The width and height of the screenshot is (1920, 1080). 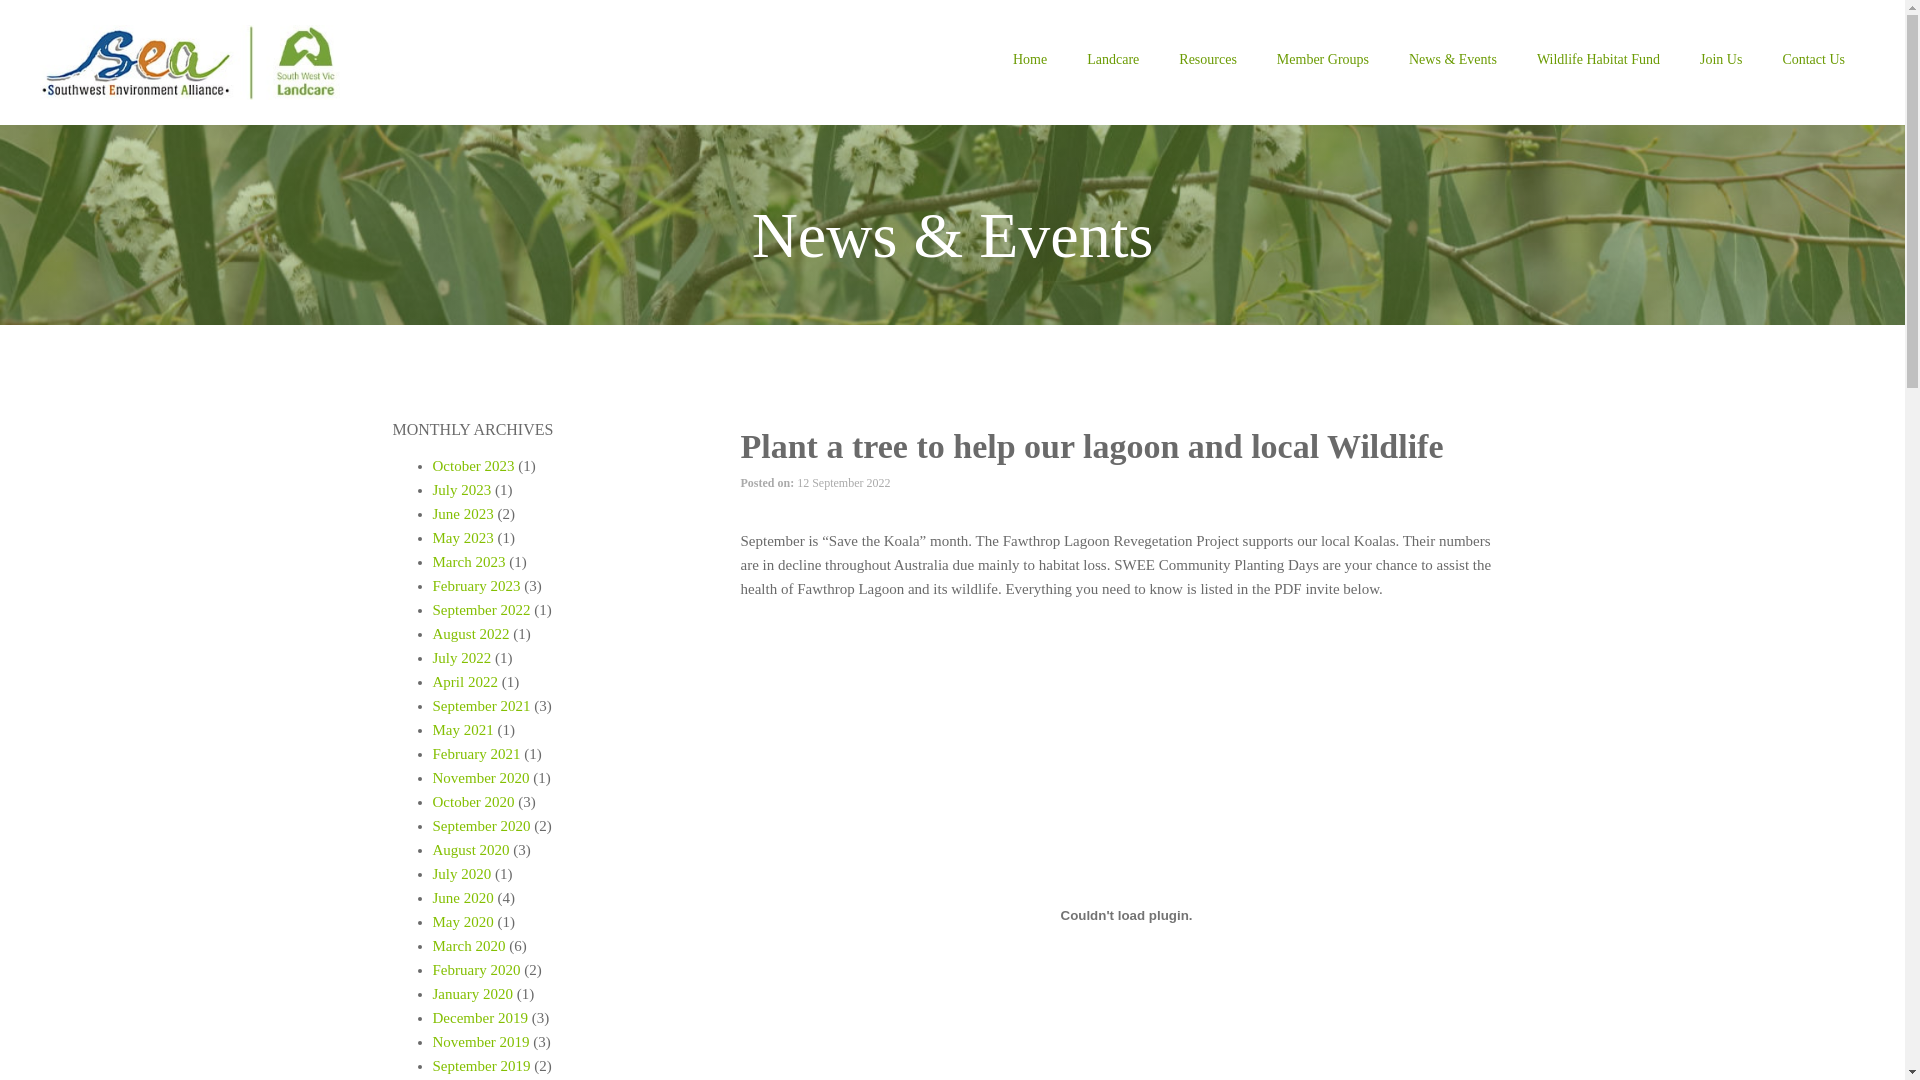 I want to click on 'May 2020', so click(x=461, y=921).